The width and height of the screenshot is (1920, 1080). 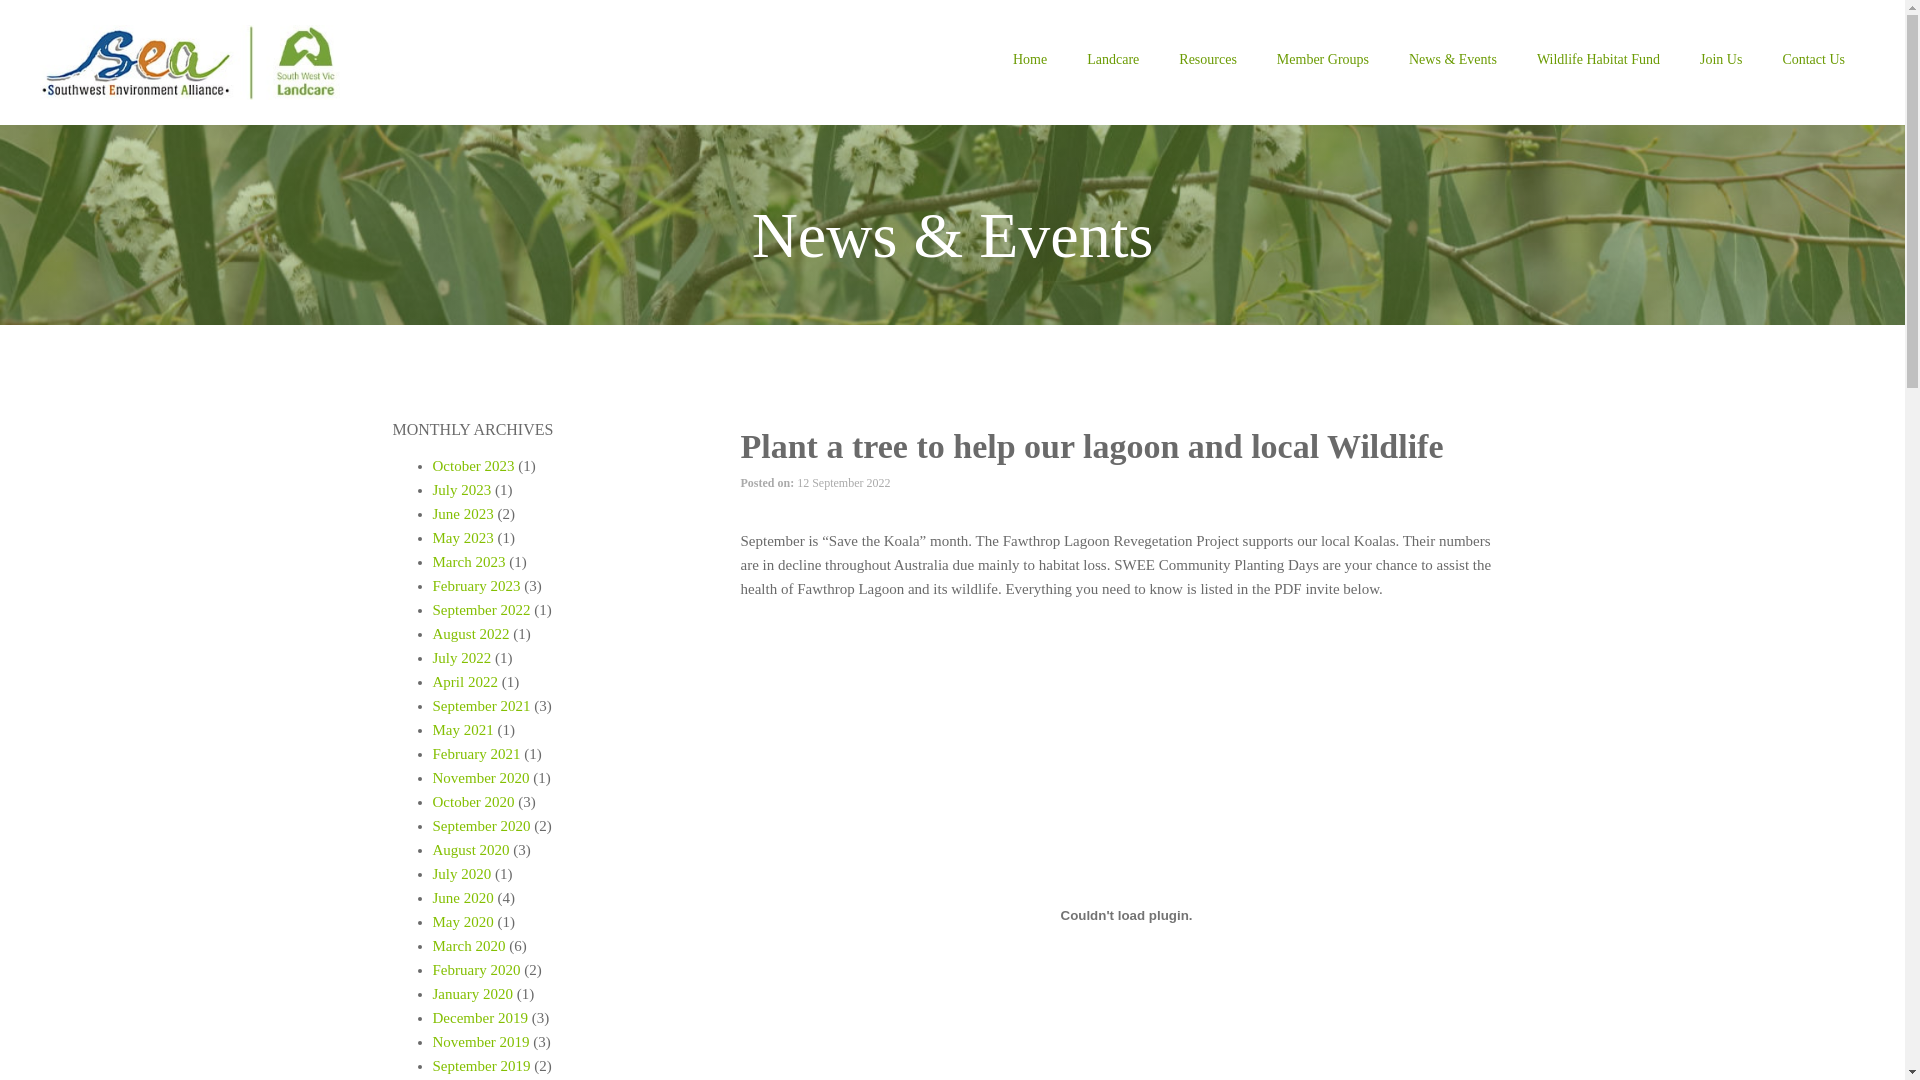 I want to click on 'May 2020', so click(x=461, y=921).